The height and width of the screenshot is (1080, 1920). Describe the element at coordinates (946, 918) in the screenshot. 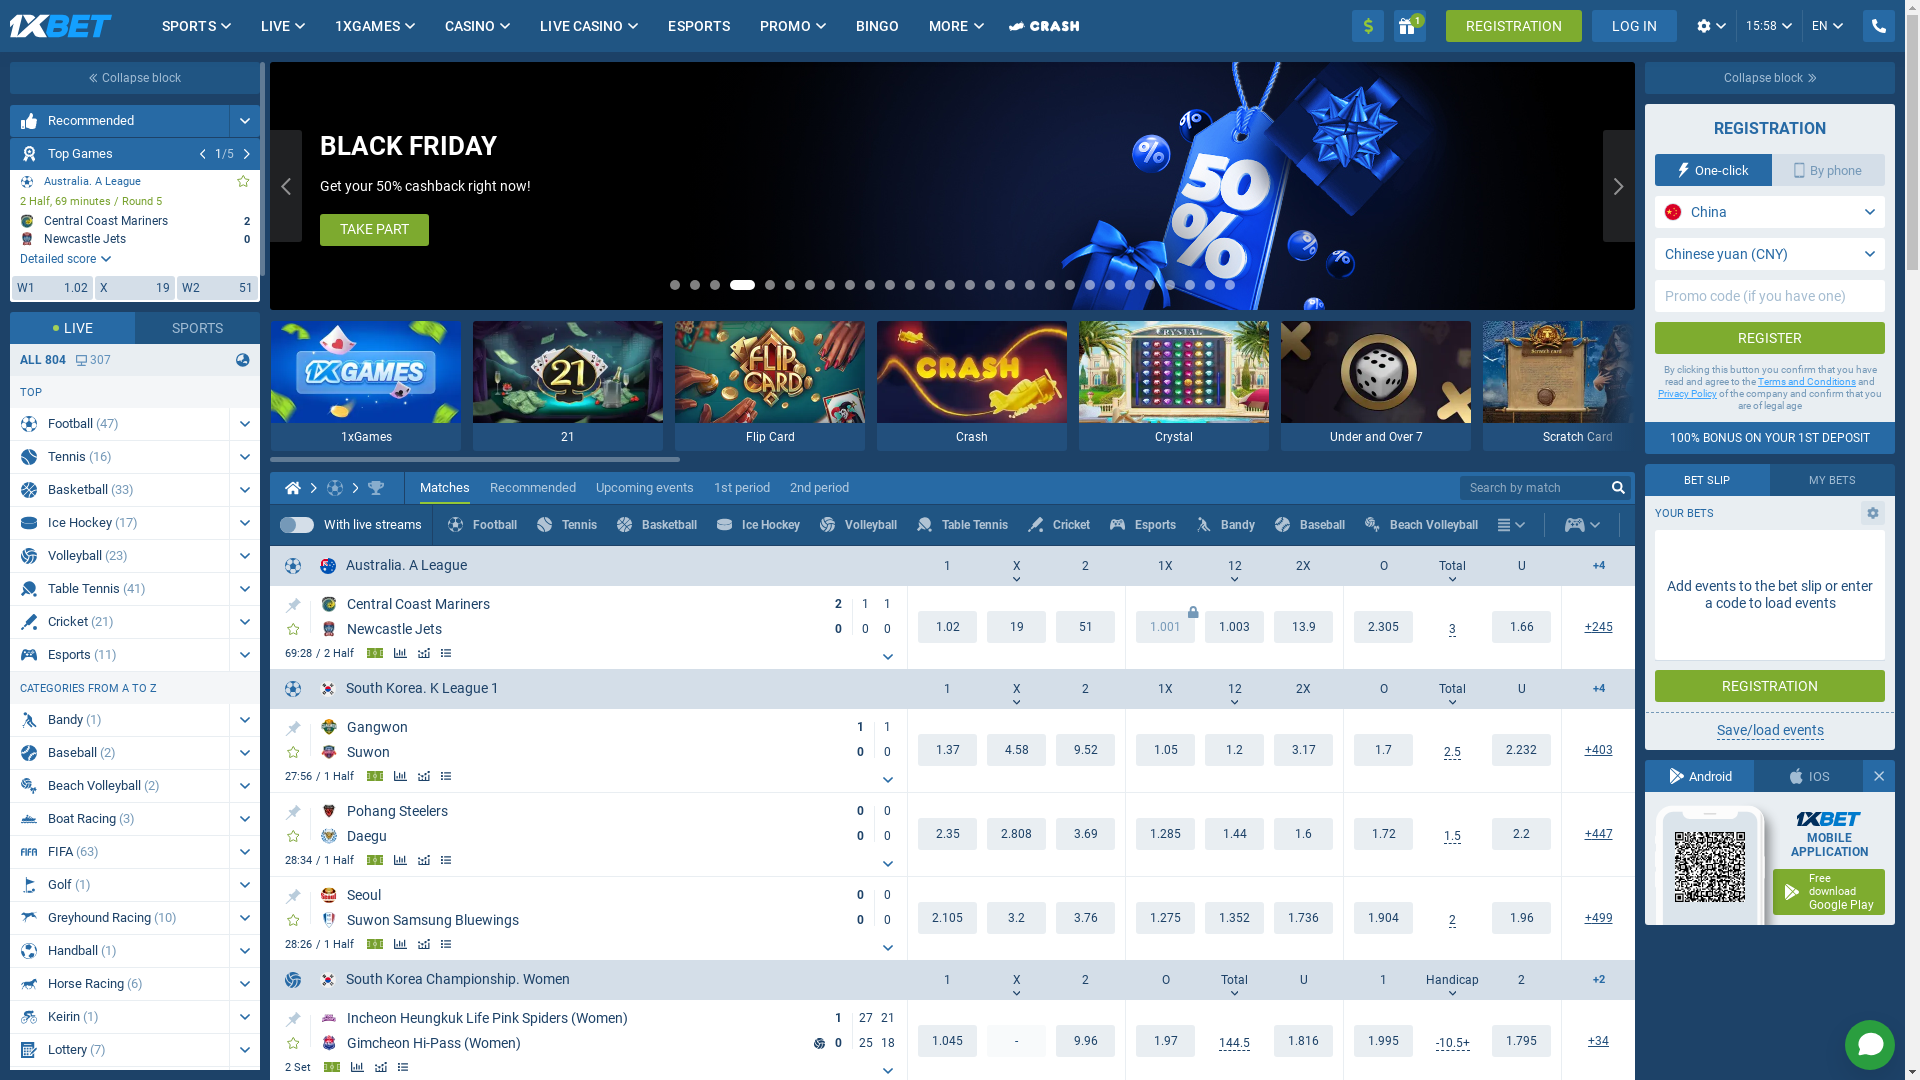

I see `'2.105'` at that location.